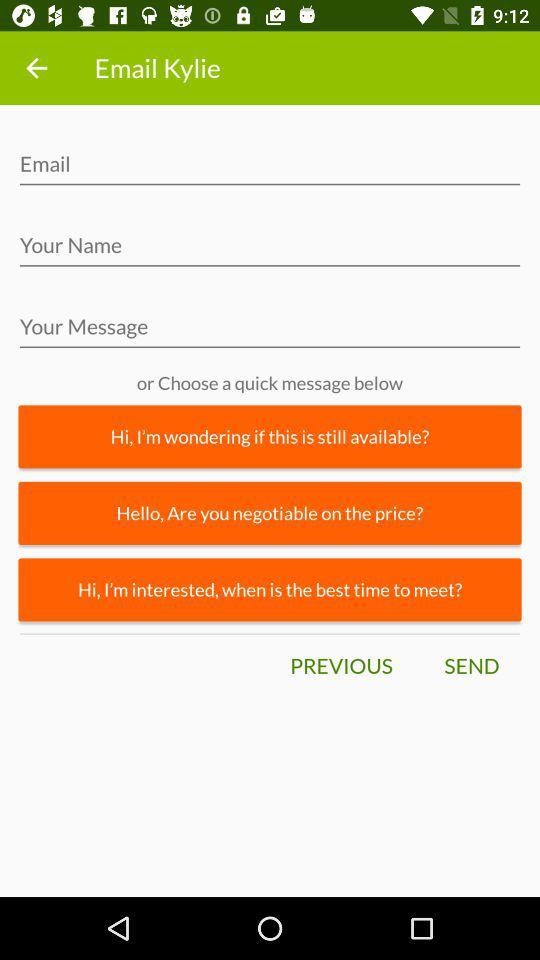  I want to click on the send item, so click(471, 666).